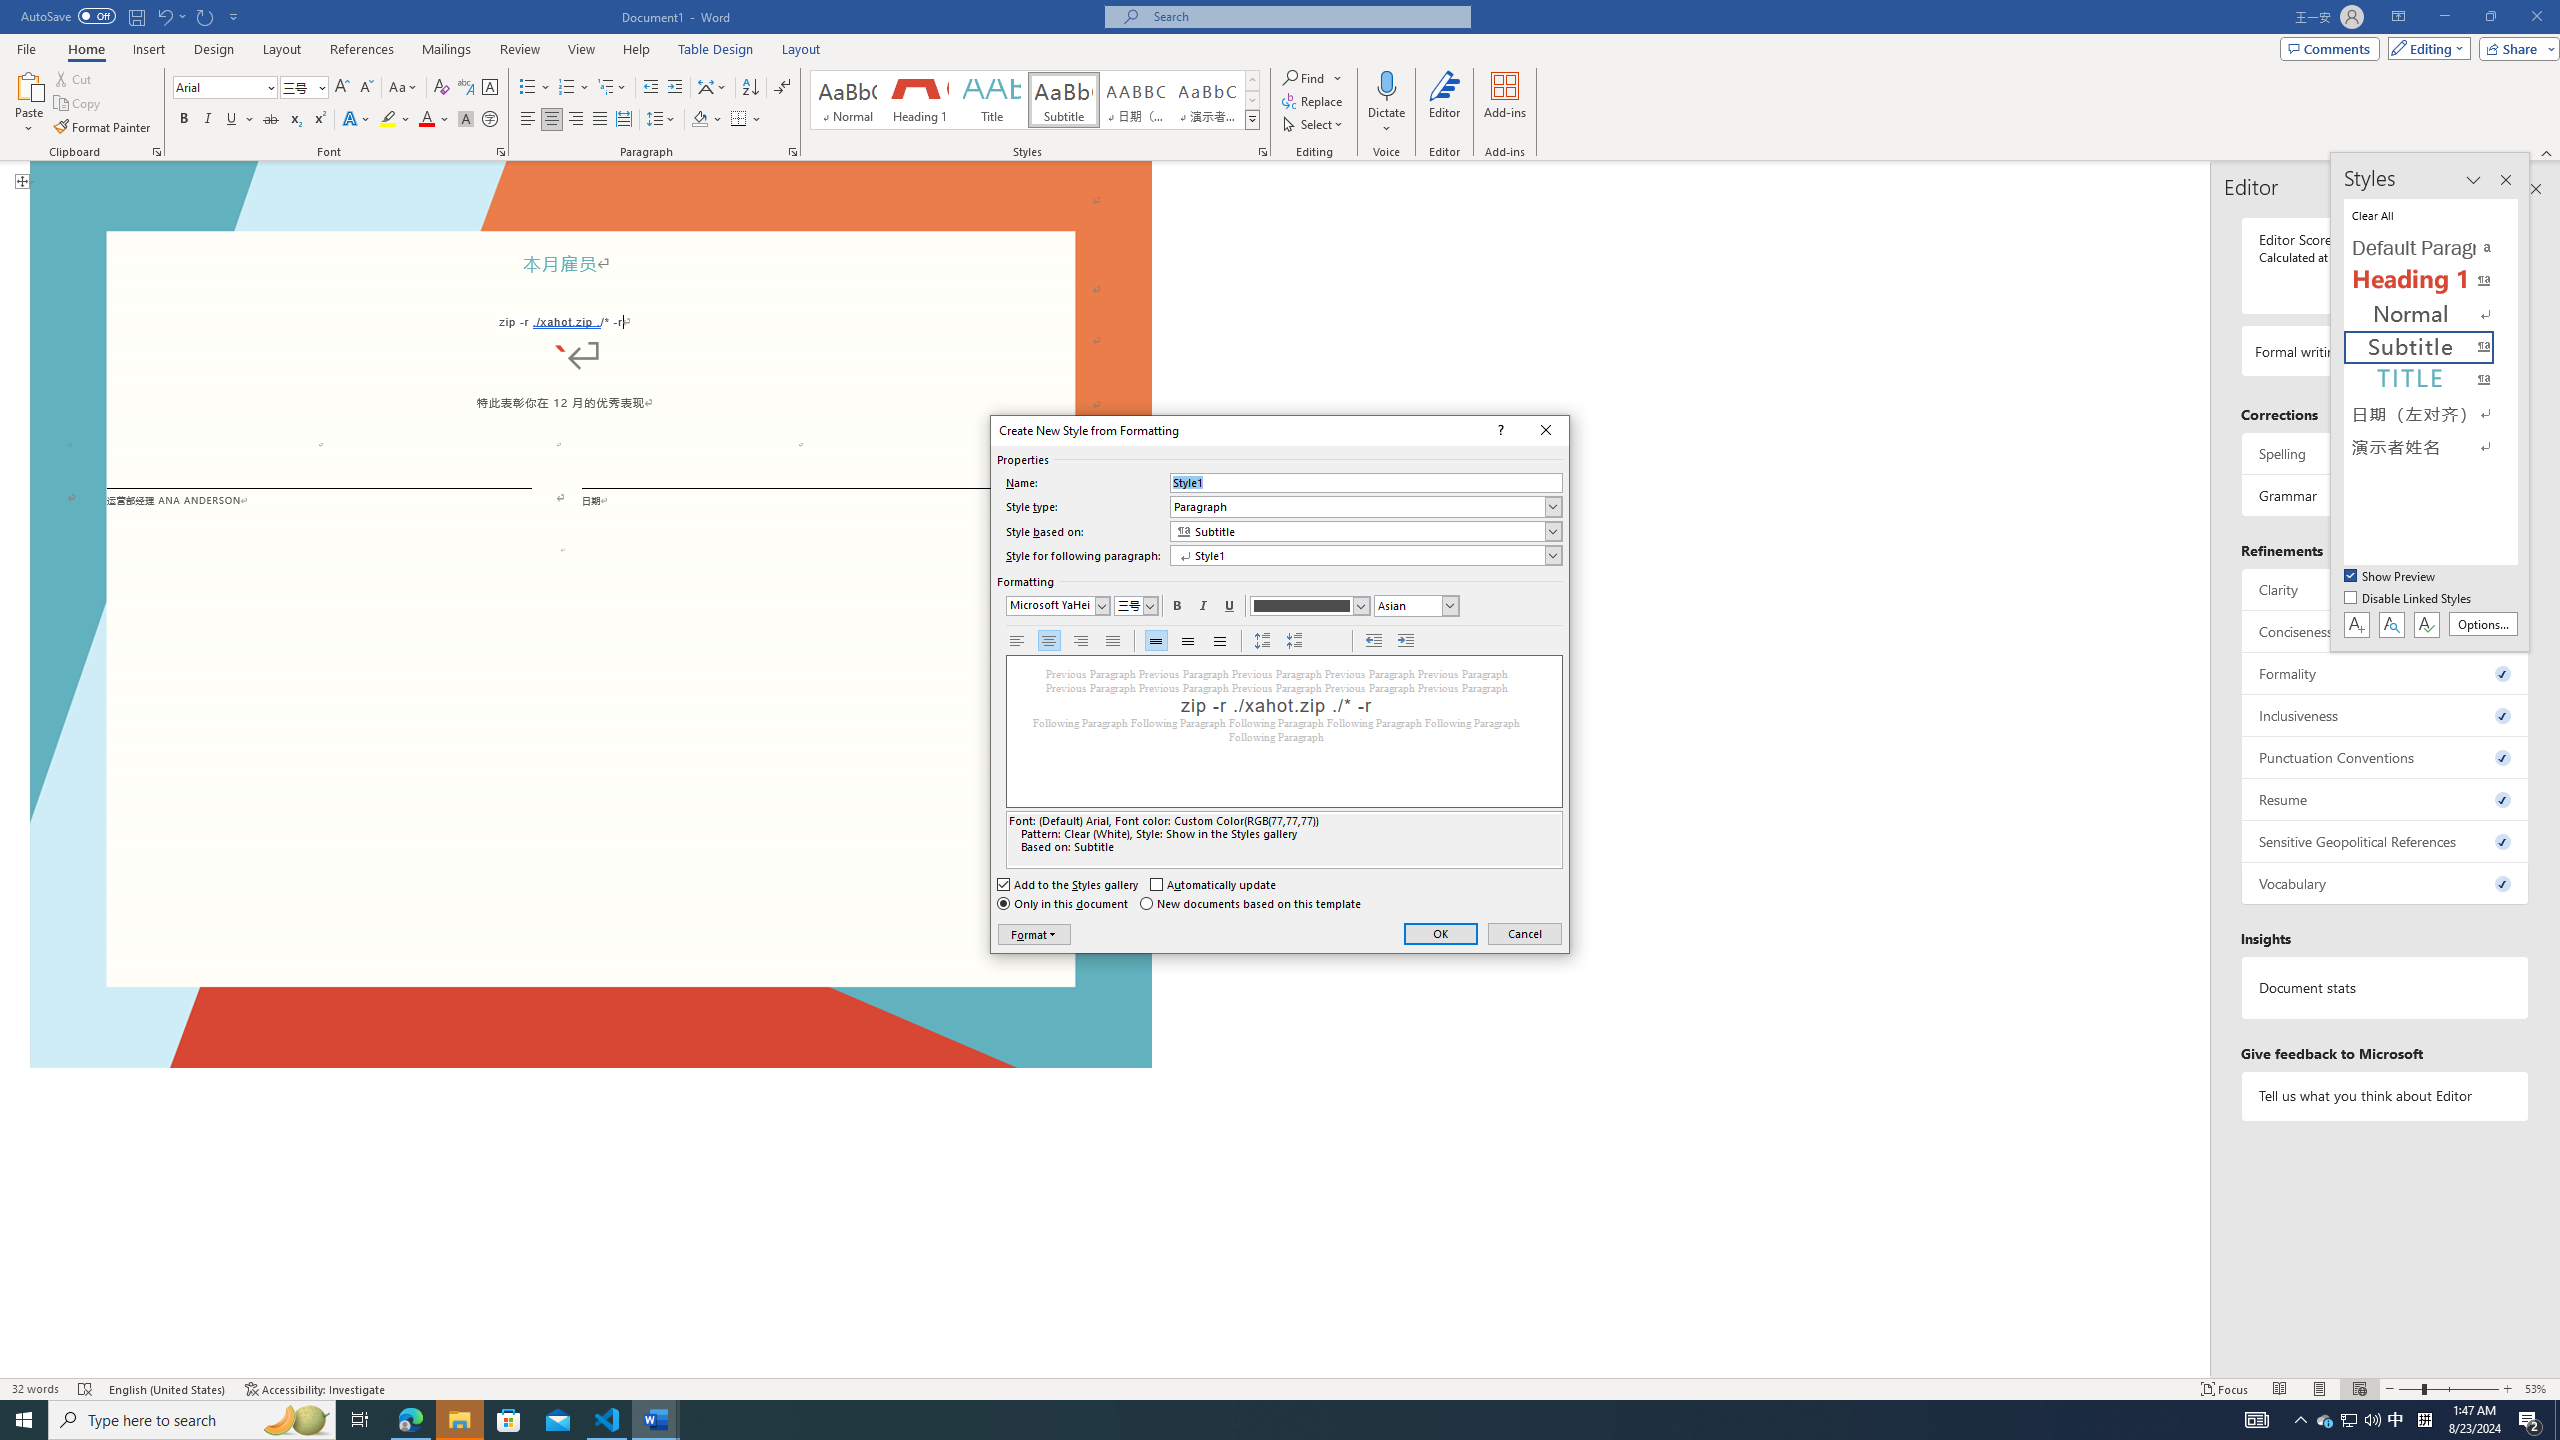 The height and width of the screenshot is (1440, 2560). What do you see at coordinates (2384, 494) in the screenshot?
I see `'Grammar, 1 issue. Press space or enter to review items.'` at bounding box center [2384, 494].